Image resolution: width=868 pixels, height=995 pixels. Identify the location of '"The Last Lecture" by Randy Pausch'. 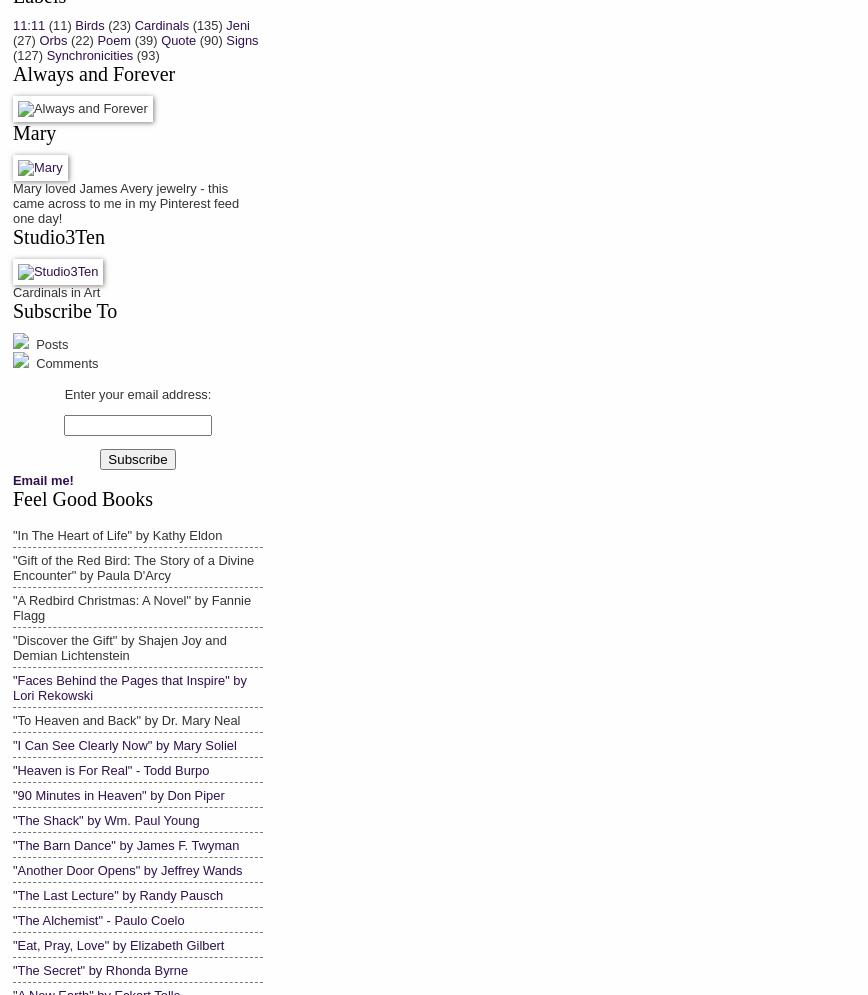
(13, 893).